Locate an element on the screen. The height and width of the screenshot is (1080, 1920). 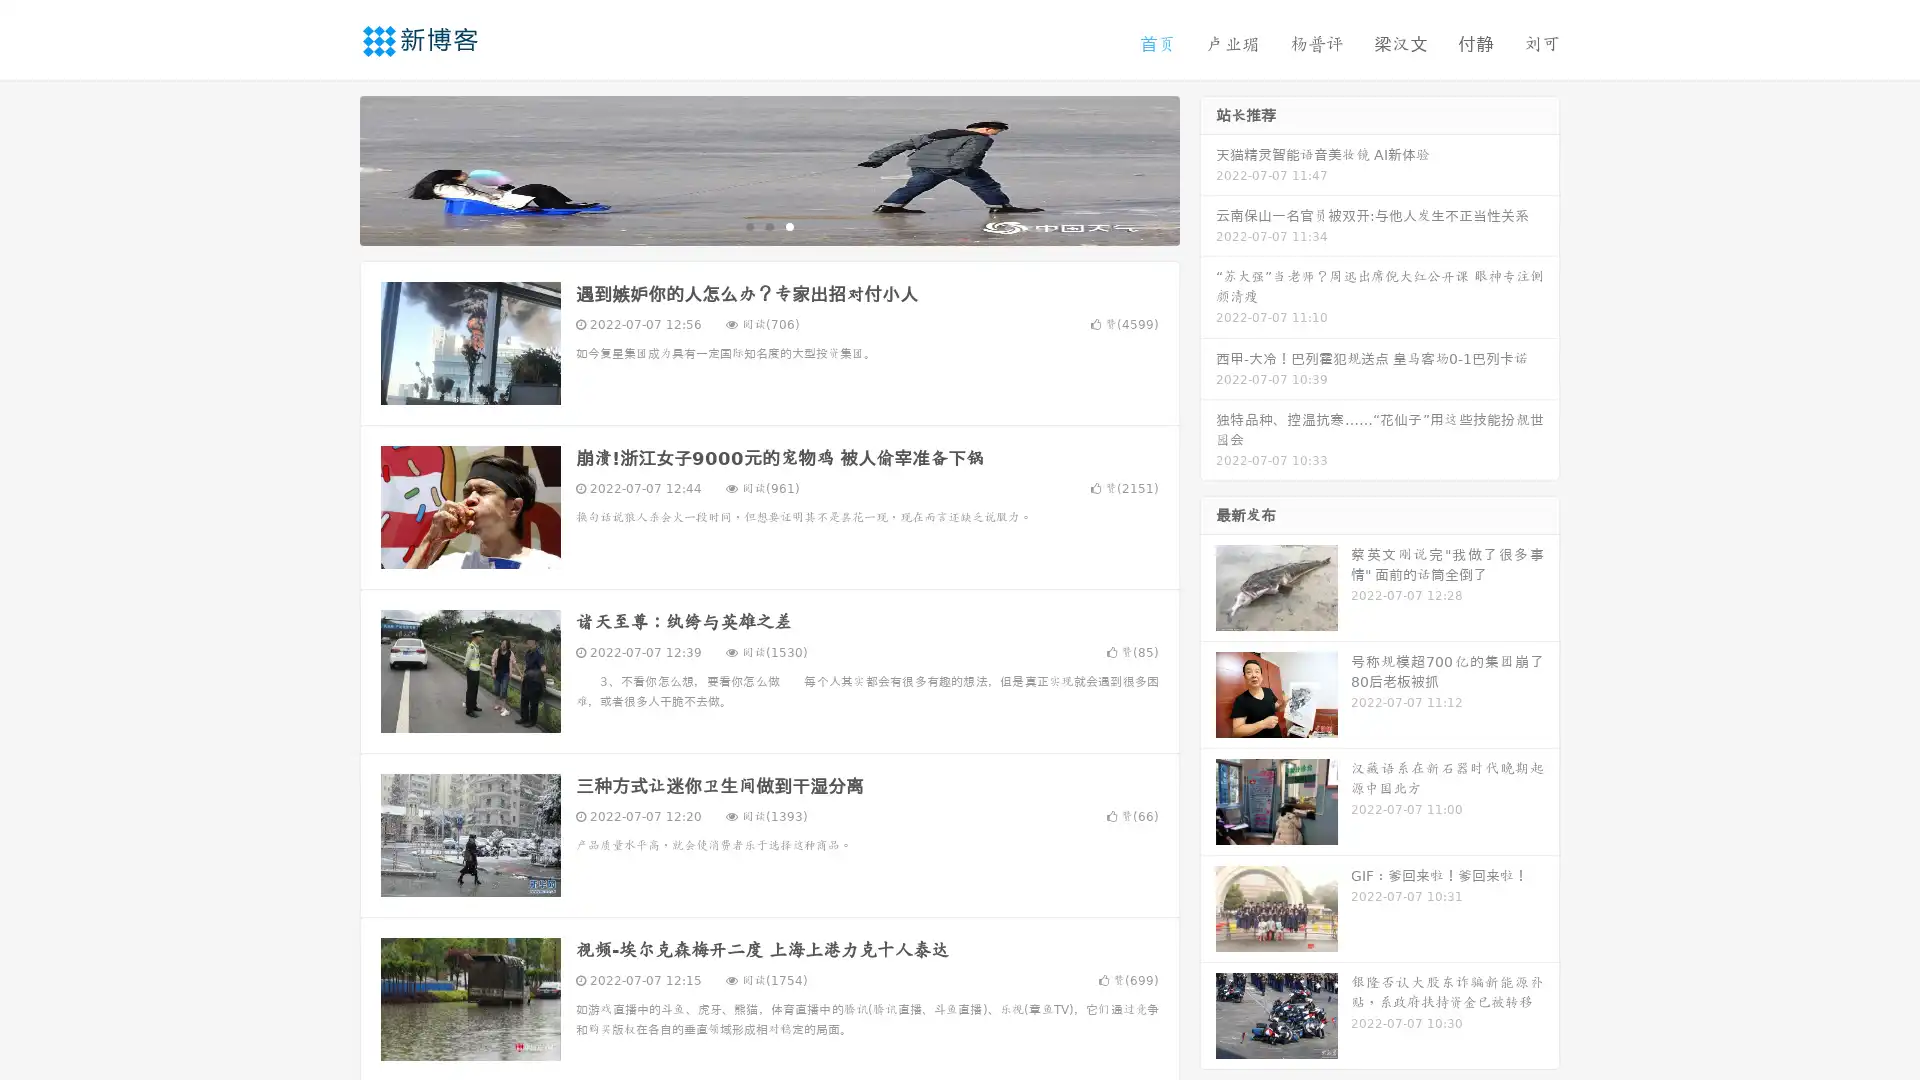
Go to slide 3 is located at coordinates (789, 225).